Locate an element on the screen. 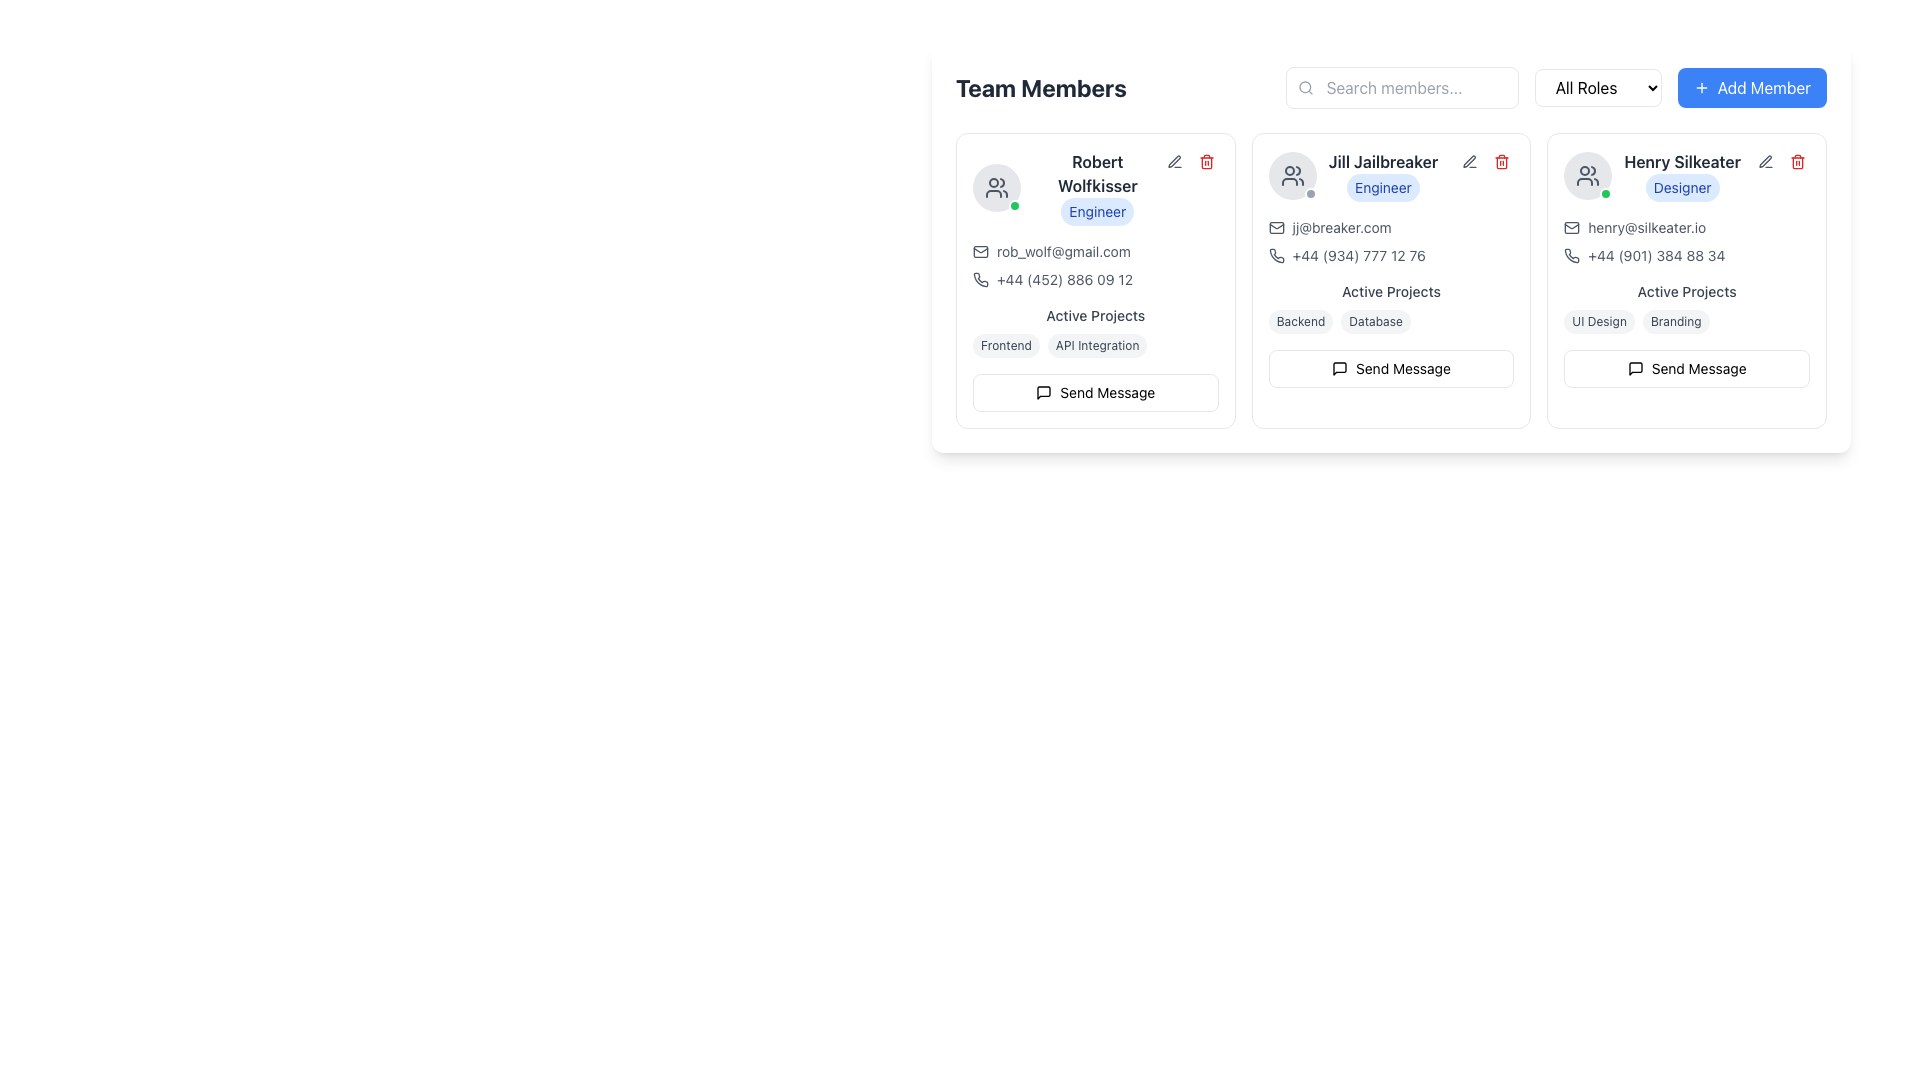  the small pen icon button with a gray outline next to the name and role of 'Henry Silkeater' is located at coordinates (1765, 160).